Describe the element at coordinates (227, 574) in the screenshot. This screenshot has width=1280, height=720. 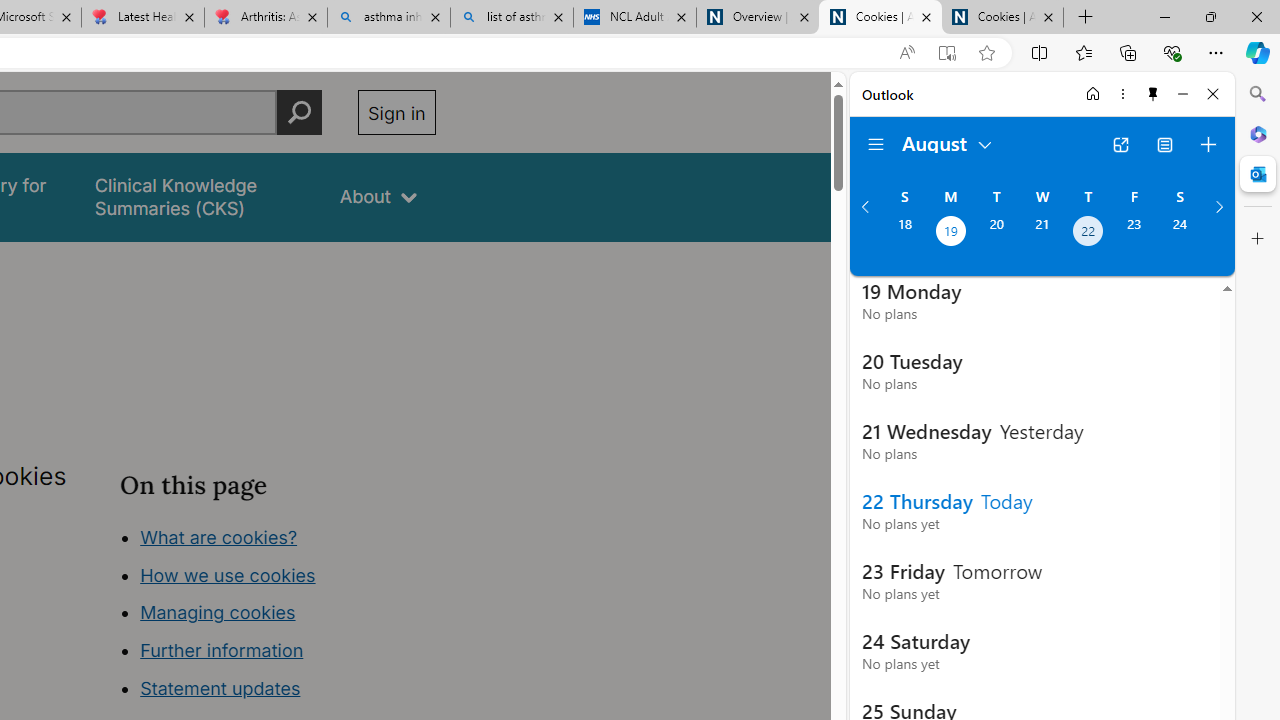
I see `'How we use cookies'` at that location.